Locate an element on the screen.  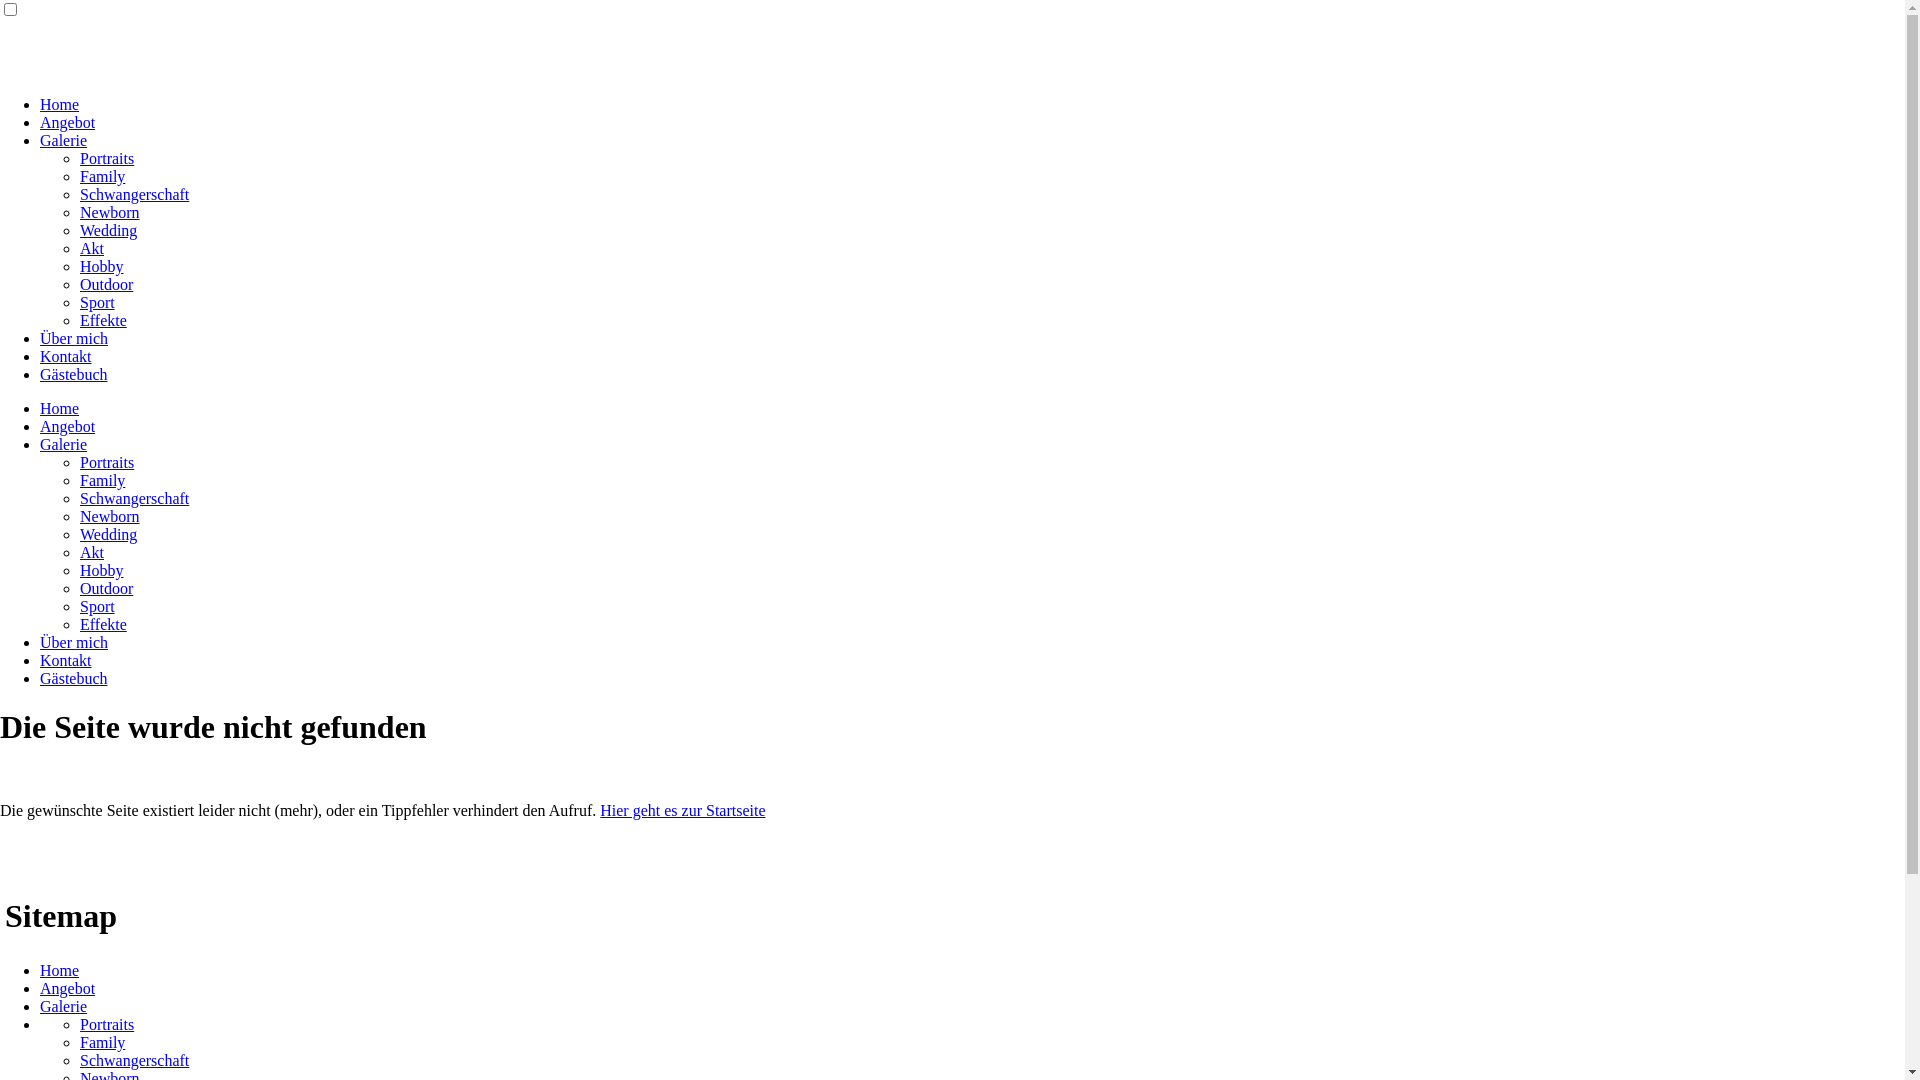
'Effekte' is located at coordinates (102, 623).